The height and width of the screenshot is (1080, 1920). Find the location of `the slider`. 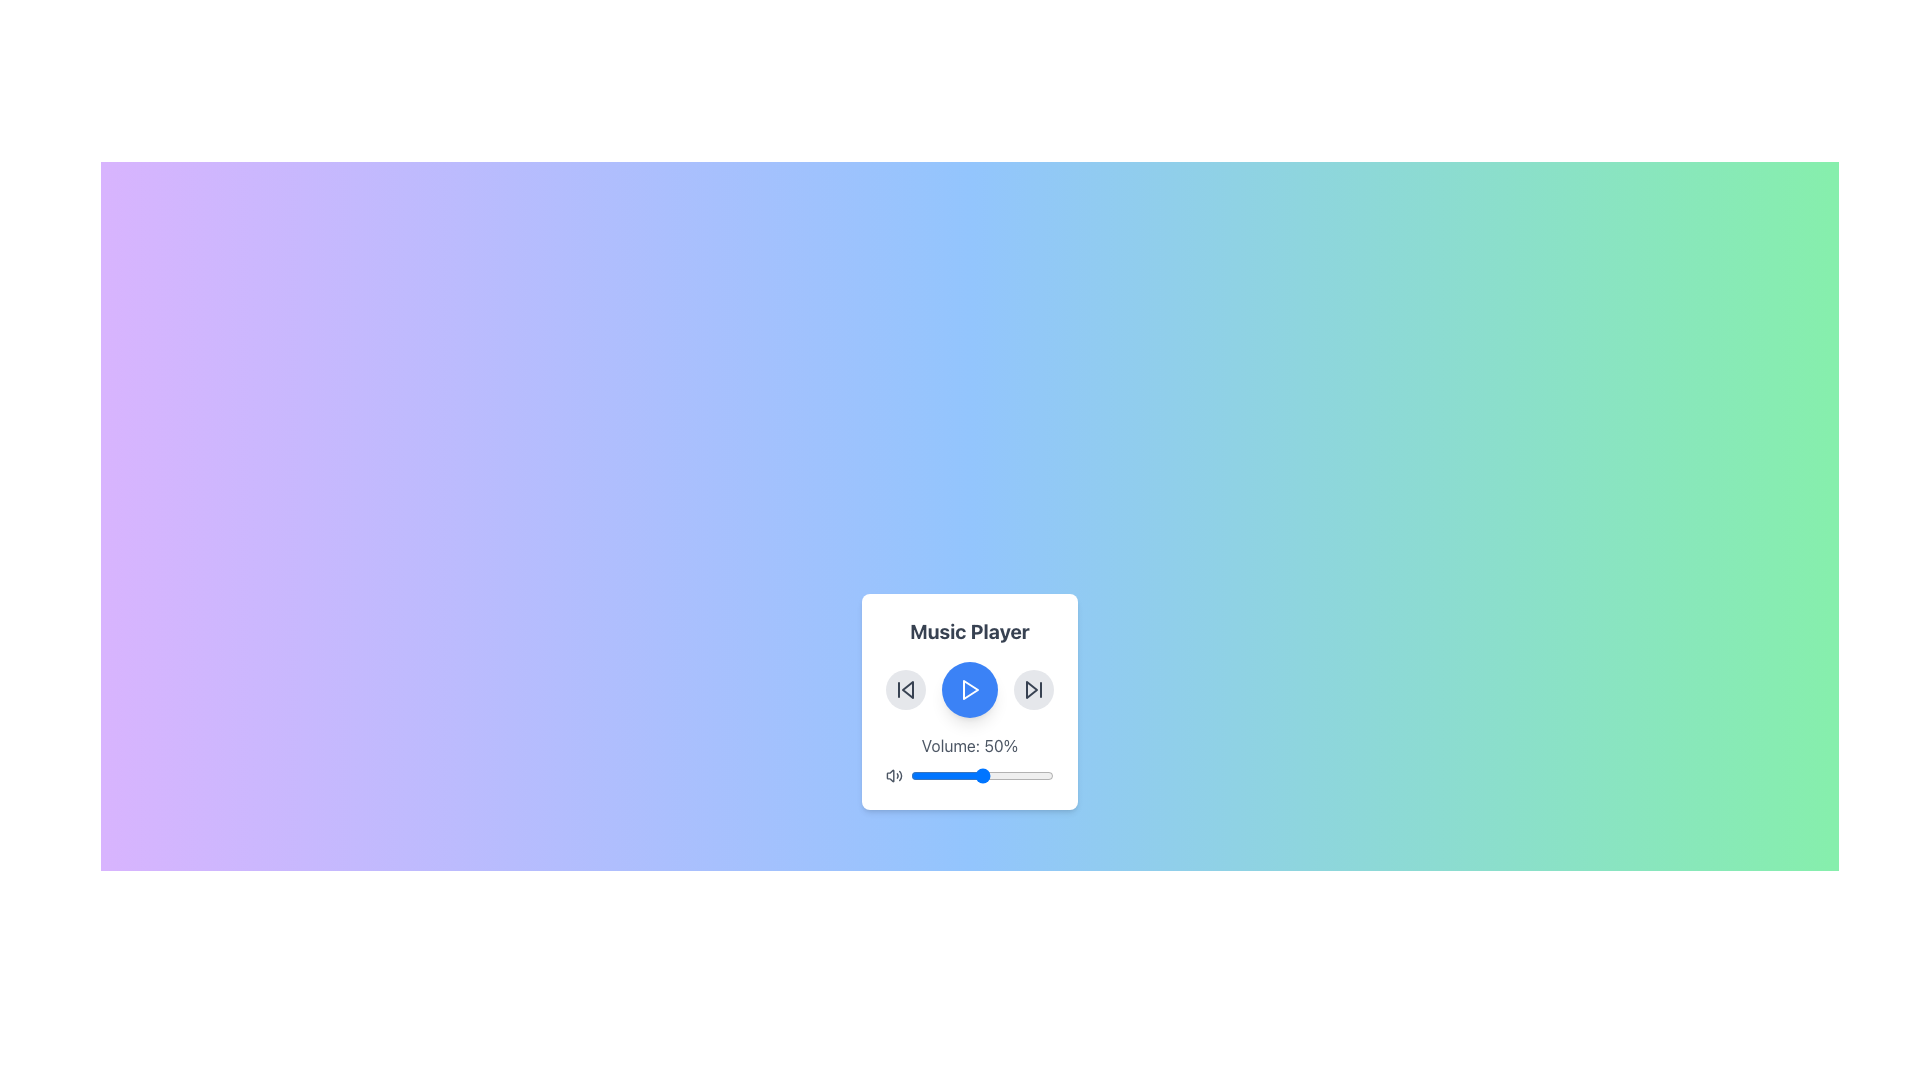

the slider is located at coordinates (985, 774).